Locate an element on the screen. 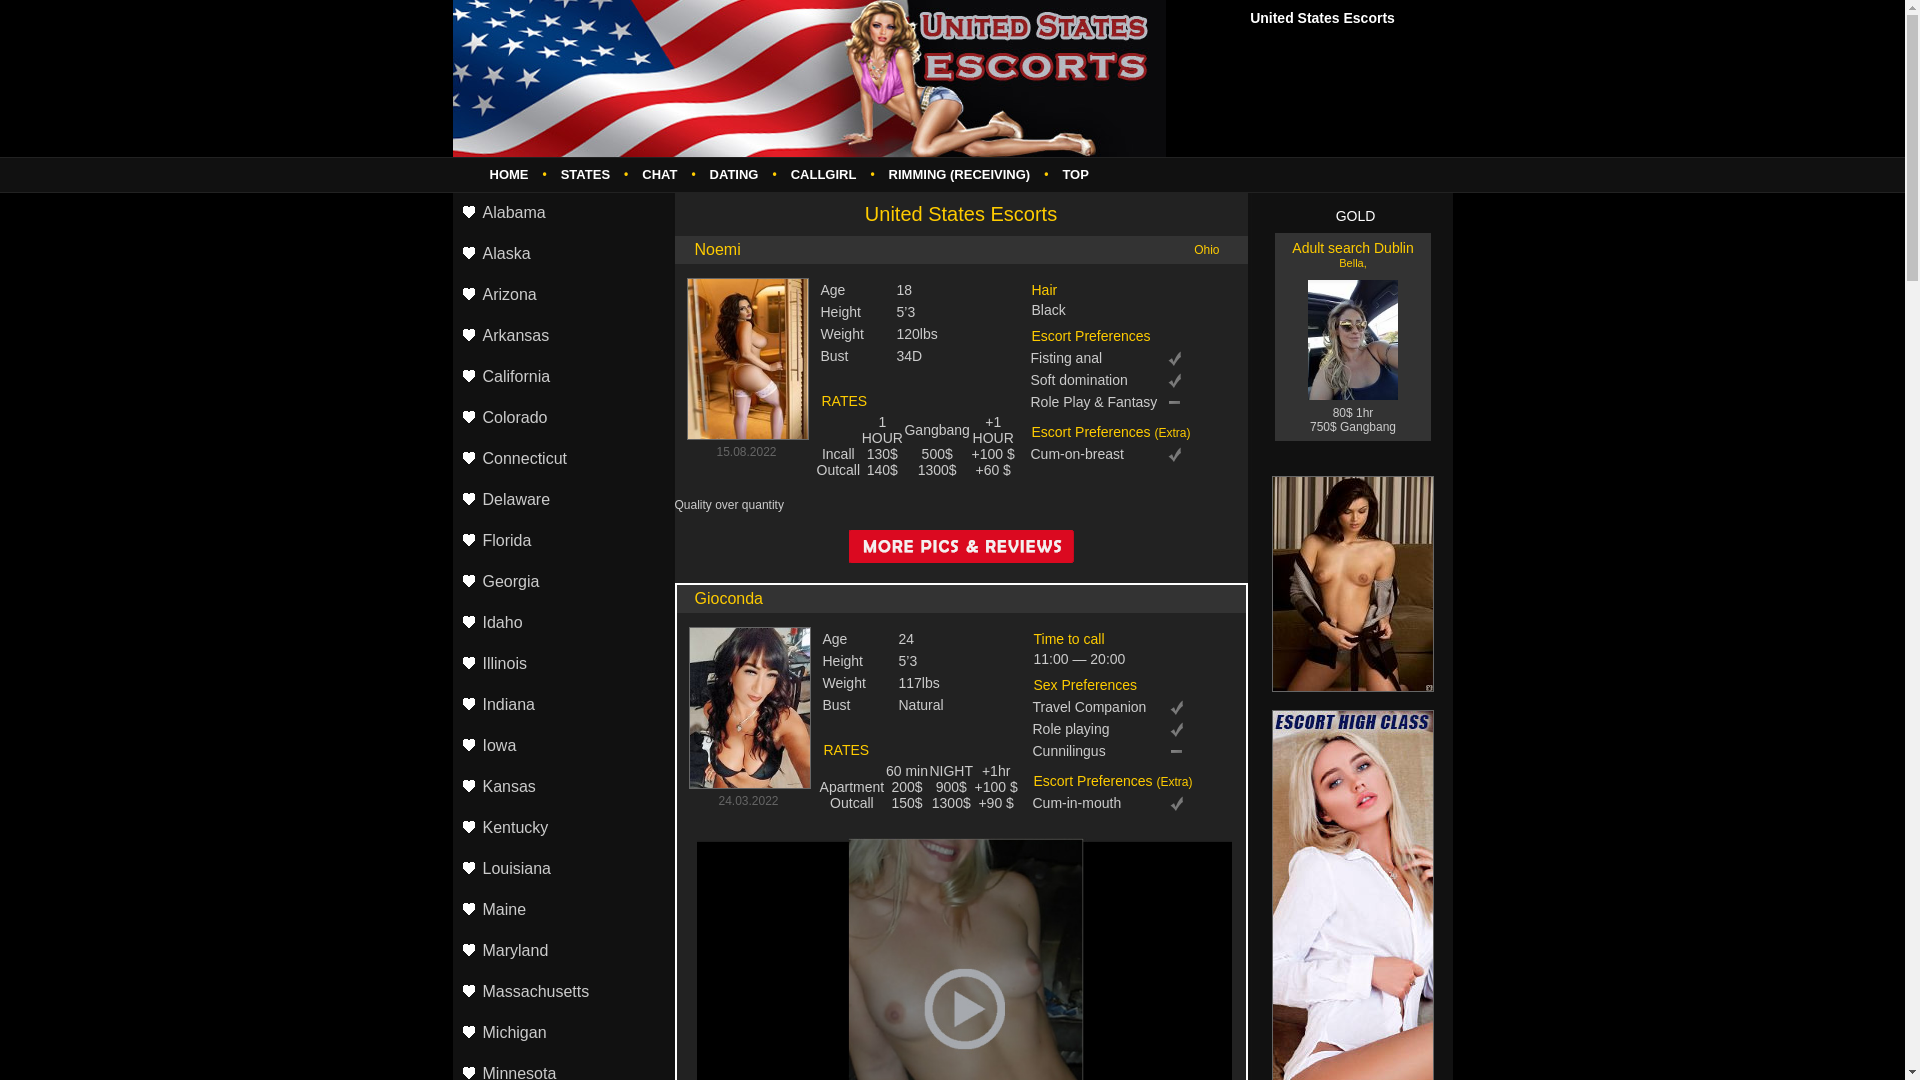 This screenshot has width=1920, height=1080. 'STATES' is located at coordinates (584, 173).